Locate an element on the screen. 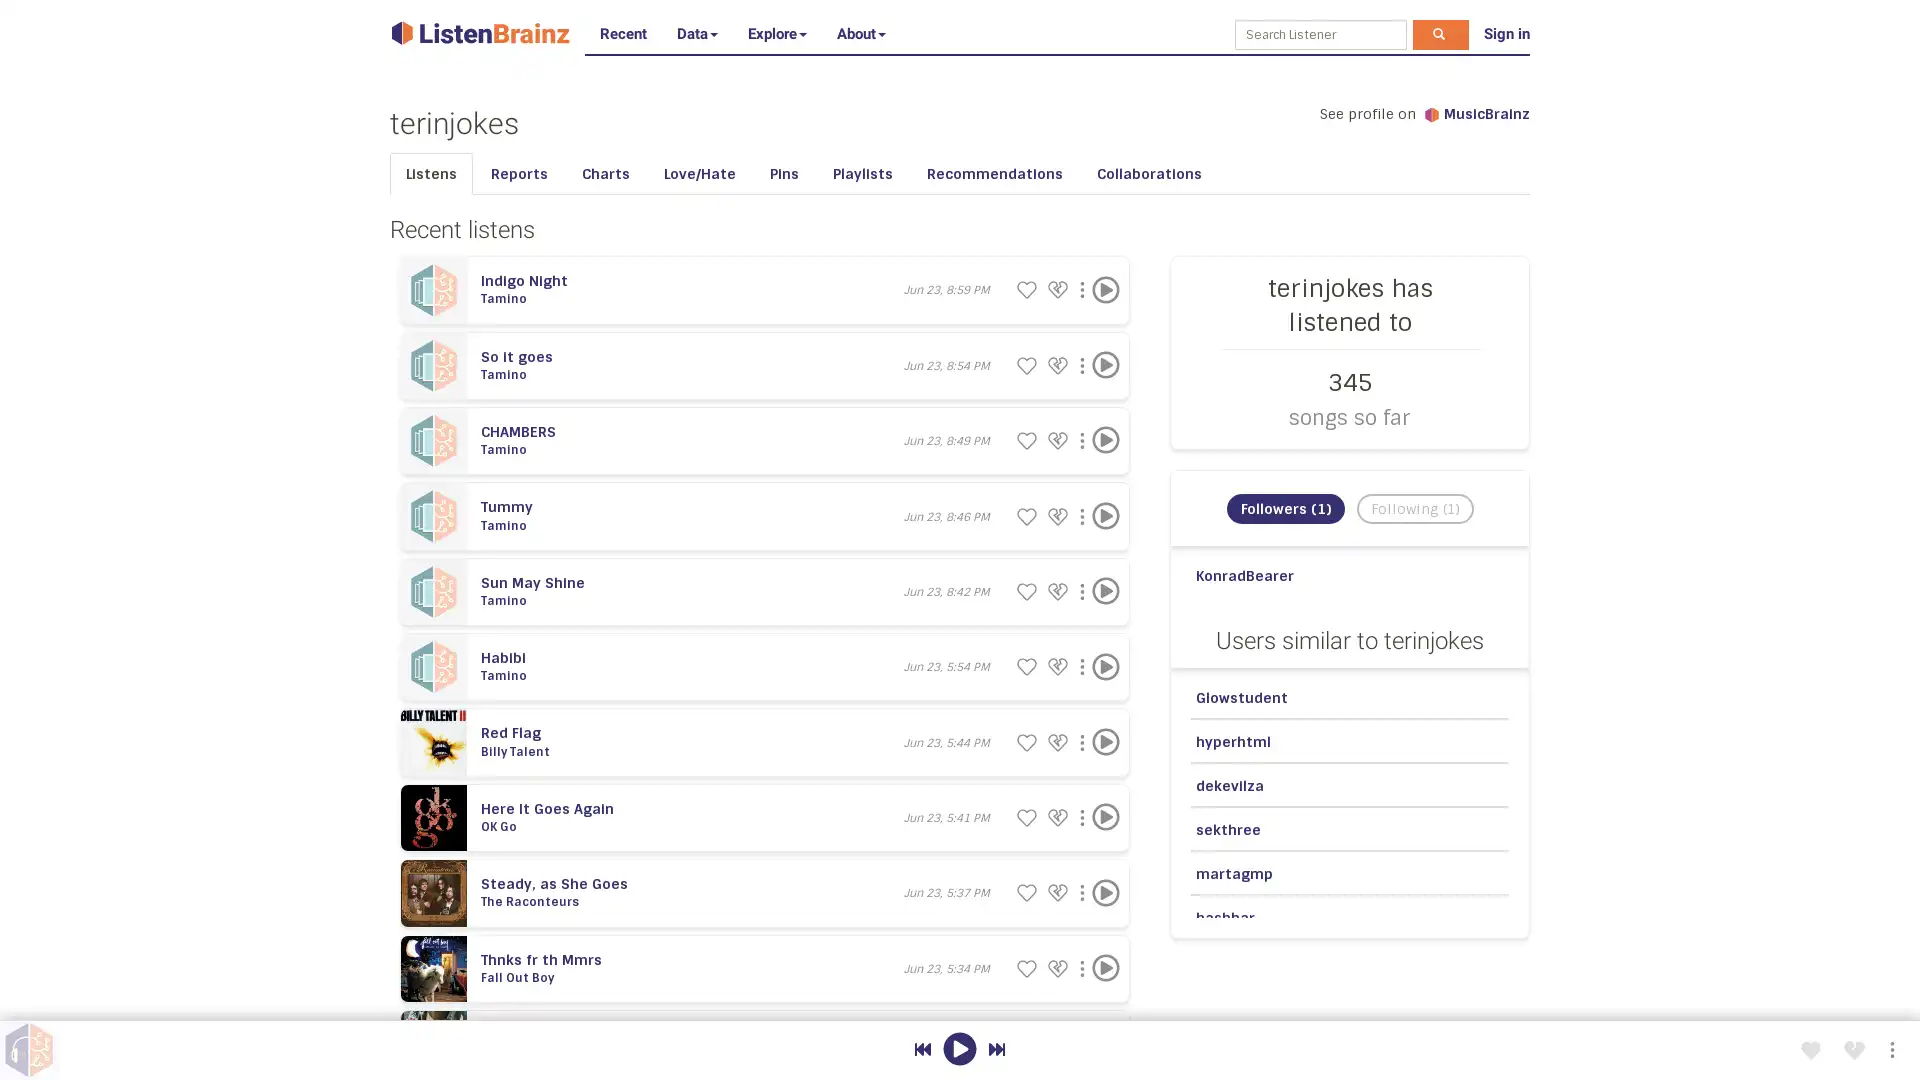 Image resolution: width=1920 pixels, height=1080 pixels. Followers (1) is located at coordinates (1285, 508).